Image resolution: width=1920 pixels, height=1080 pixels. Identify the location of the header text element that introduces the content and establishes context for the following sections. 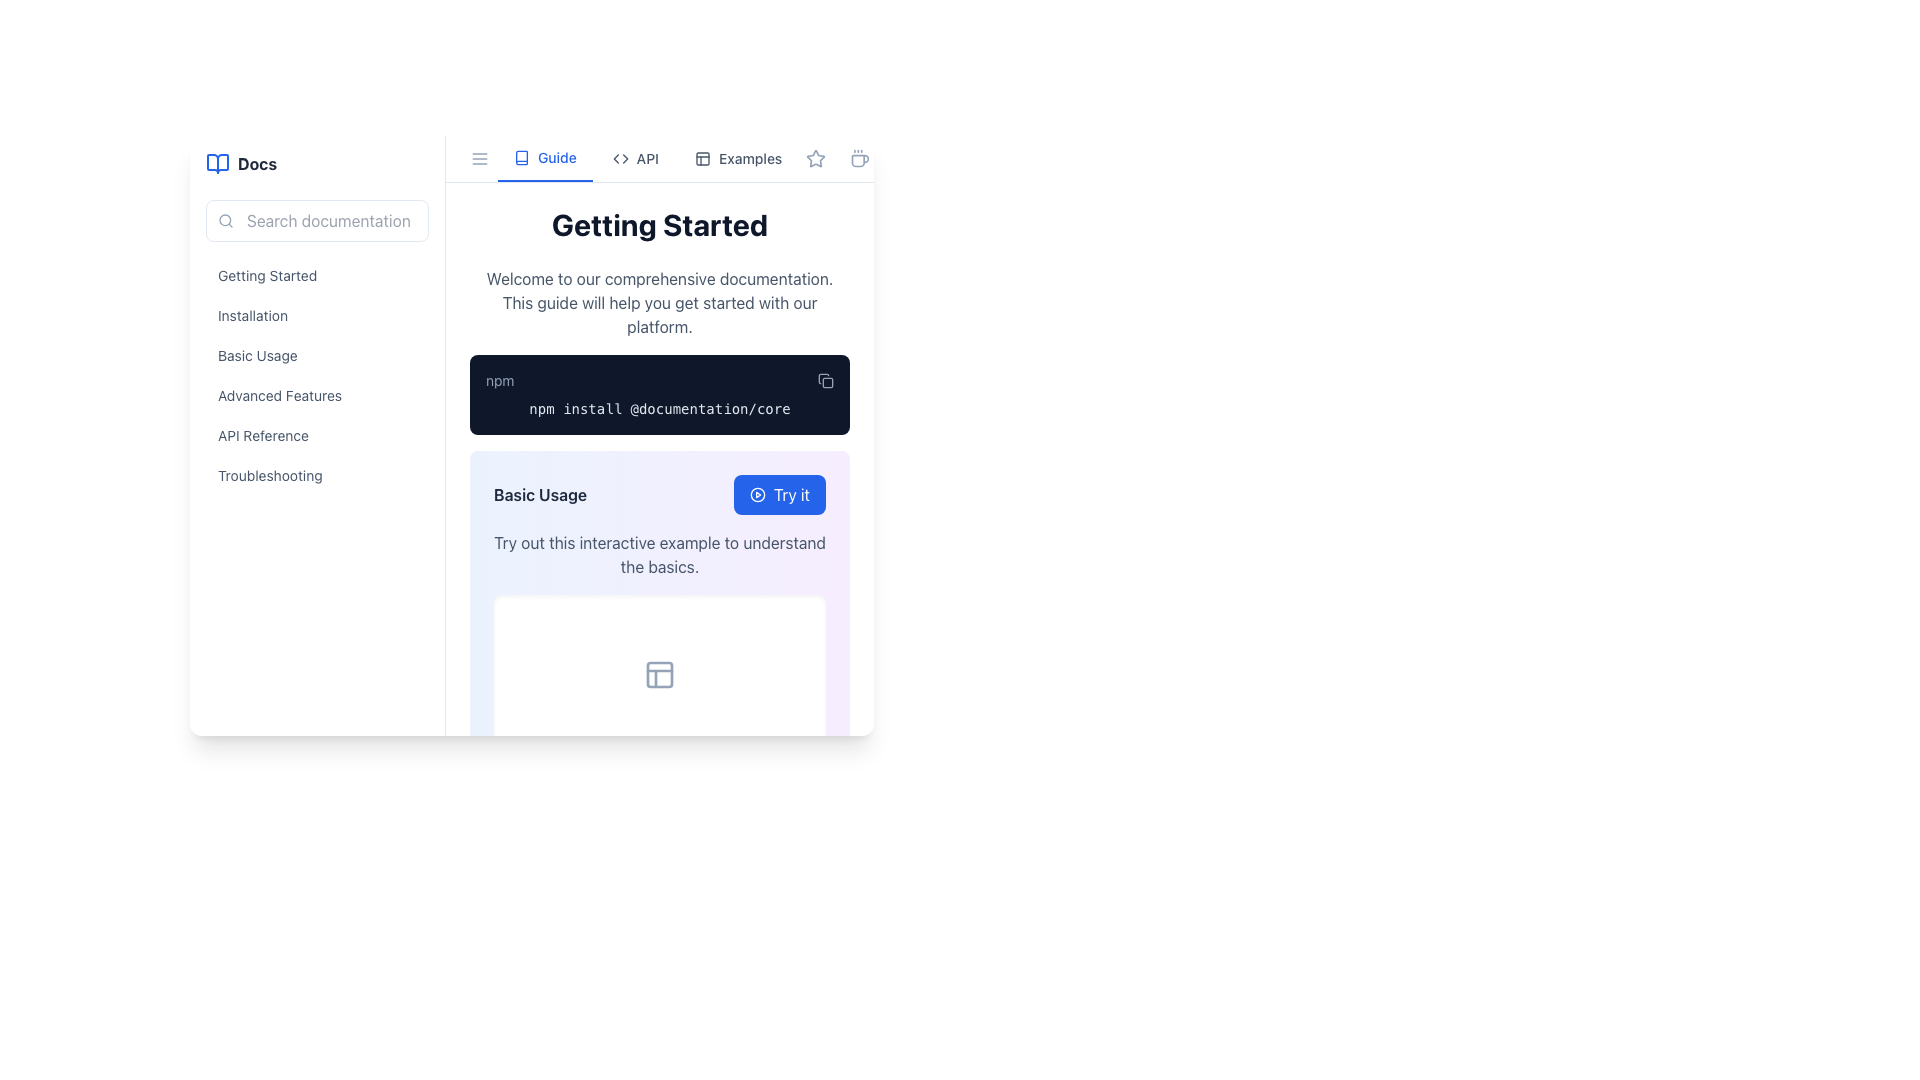
(660, 224).